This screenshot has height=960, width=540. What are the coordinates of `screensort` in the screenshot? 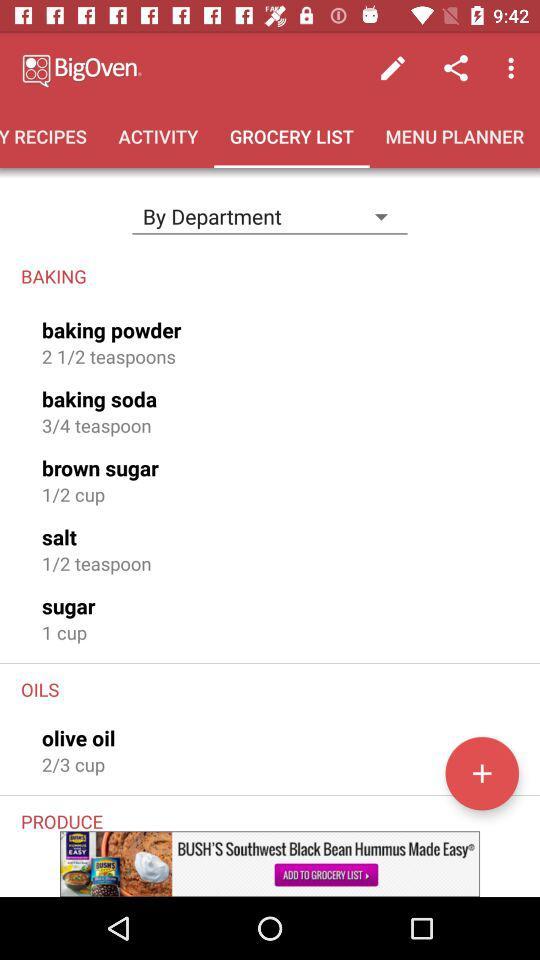 It's located at (481, 772).